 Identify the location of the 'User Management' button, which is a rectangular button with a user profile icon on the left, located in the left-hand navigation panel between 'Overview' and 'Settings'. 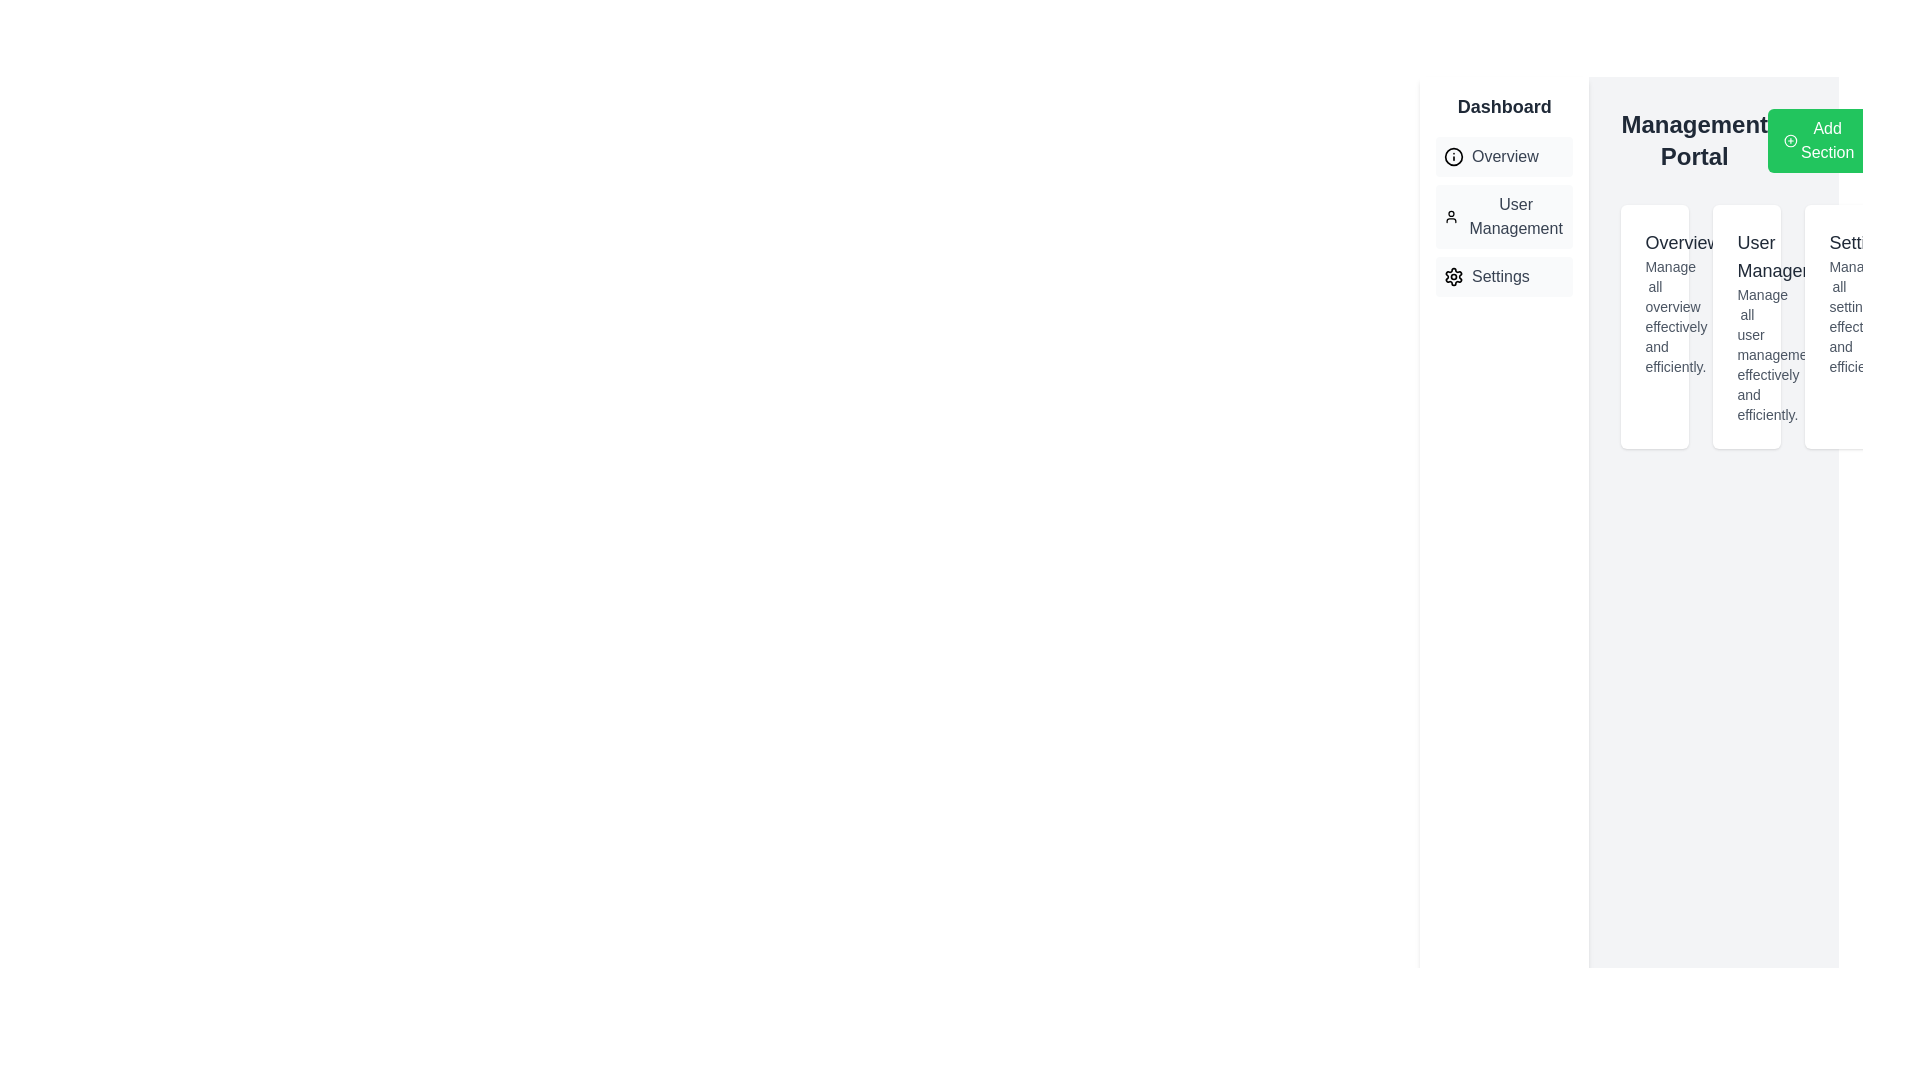
(1504, 216).